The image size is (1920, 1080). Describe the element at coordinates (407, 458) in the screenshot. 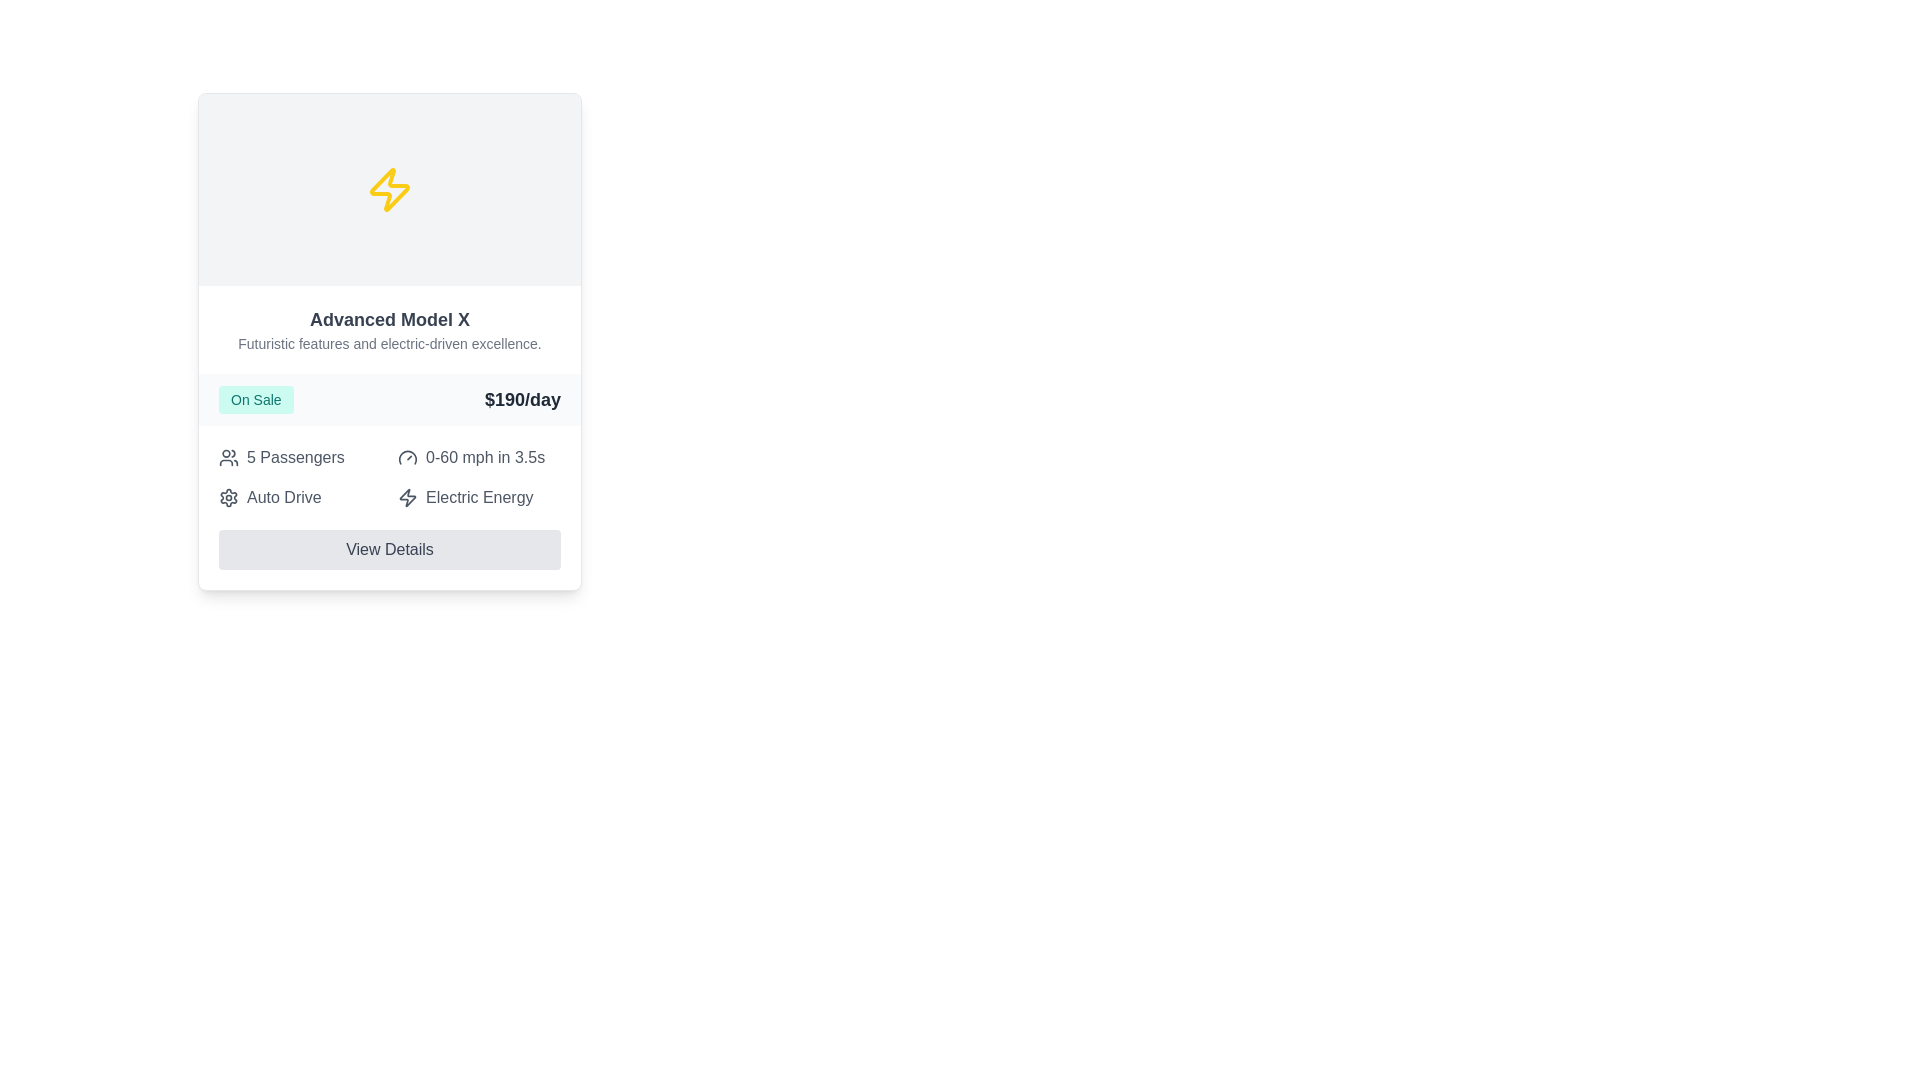

I see `the SVG gauge icon located to the left of the text '0-60 mph in 3.5s' by clicking on it` at that location.